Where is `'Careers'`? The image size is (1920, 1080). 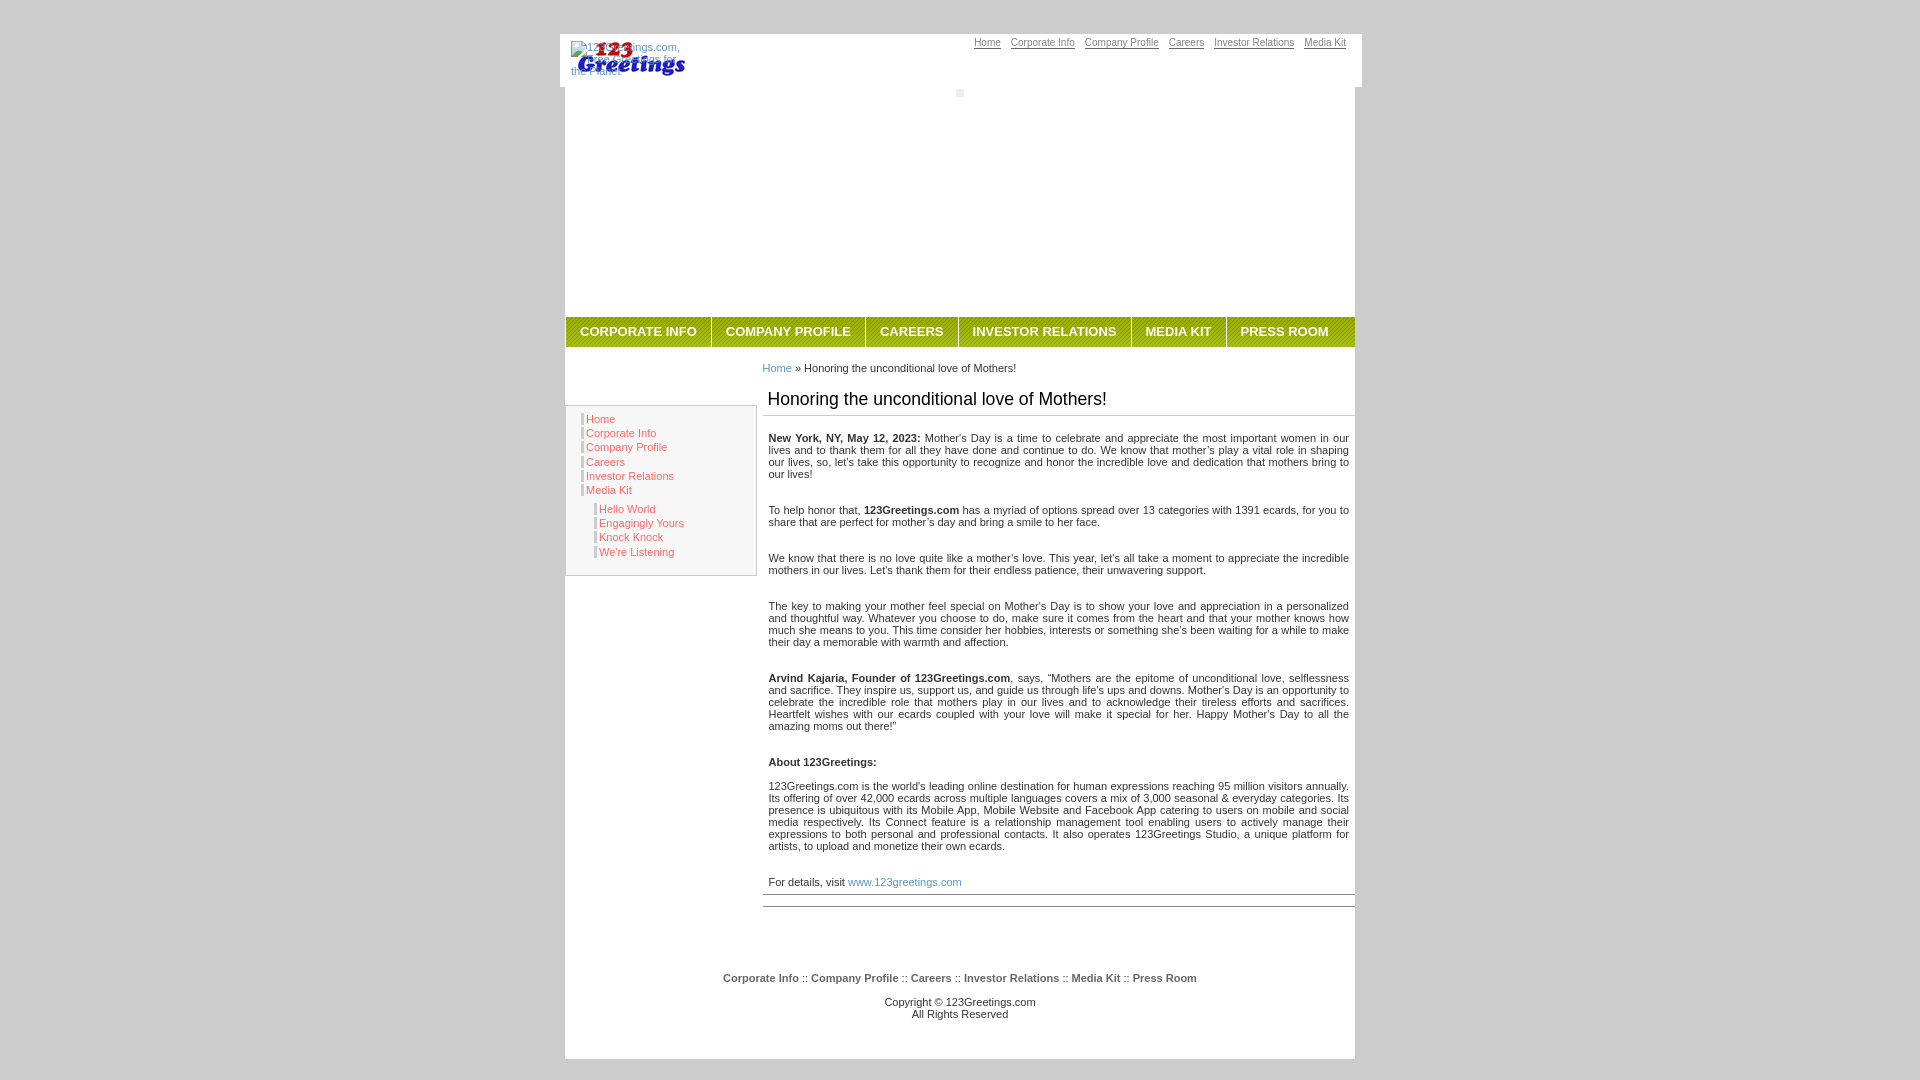 'Careers' is located at coordinates (930, 977).